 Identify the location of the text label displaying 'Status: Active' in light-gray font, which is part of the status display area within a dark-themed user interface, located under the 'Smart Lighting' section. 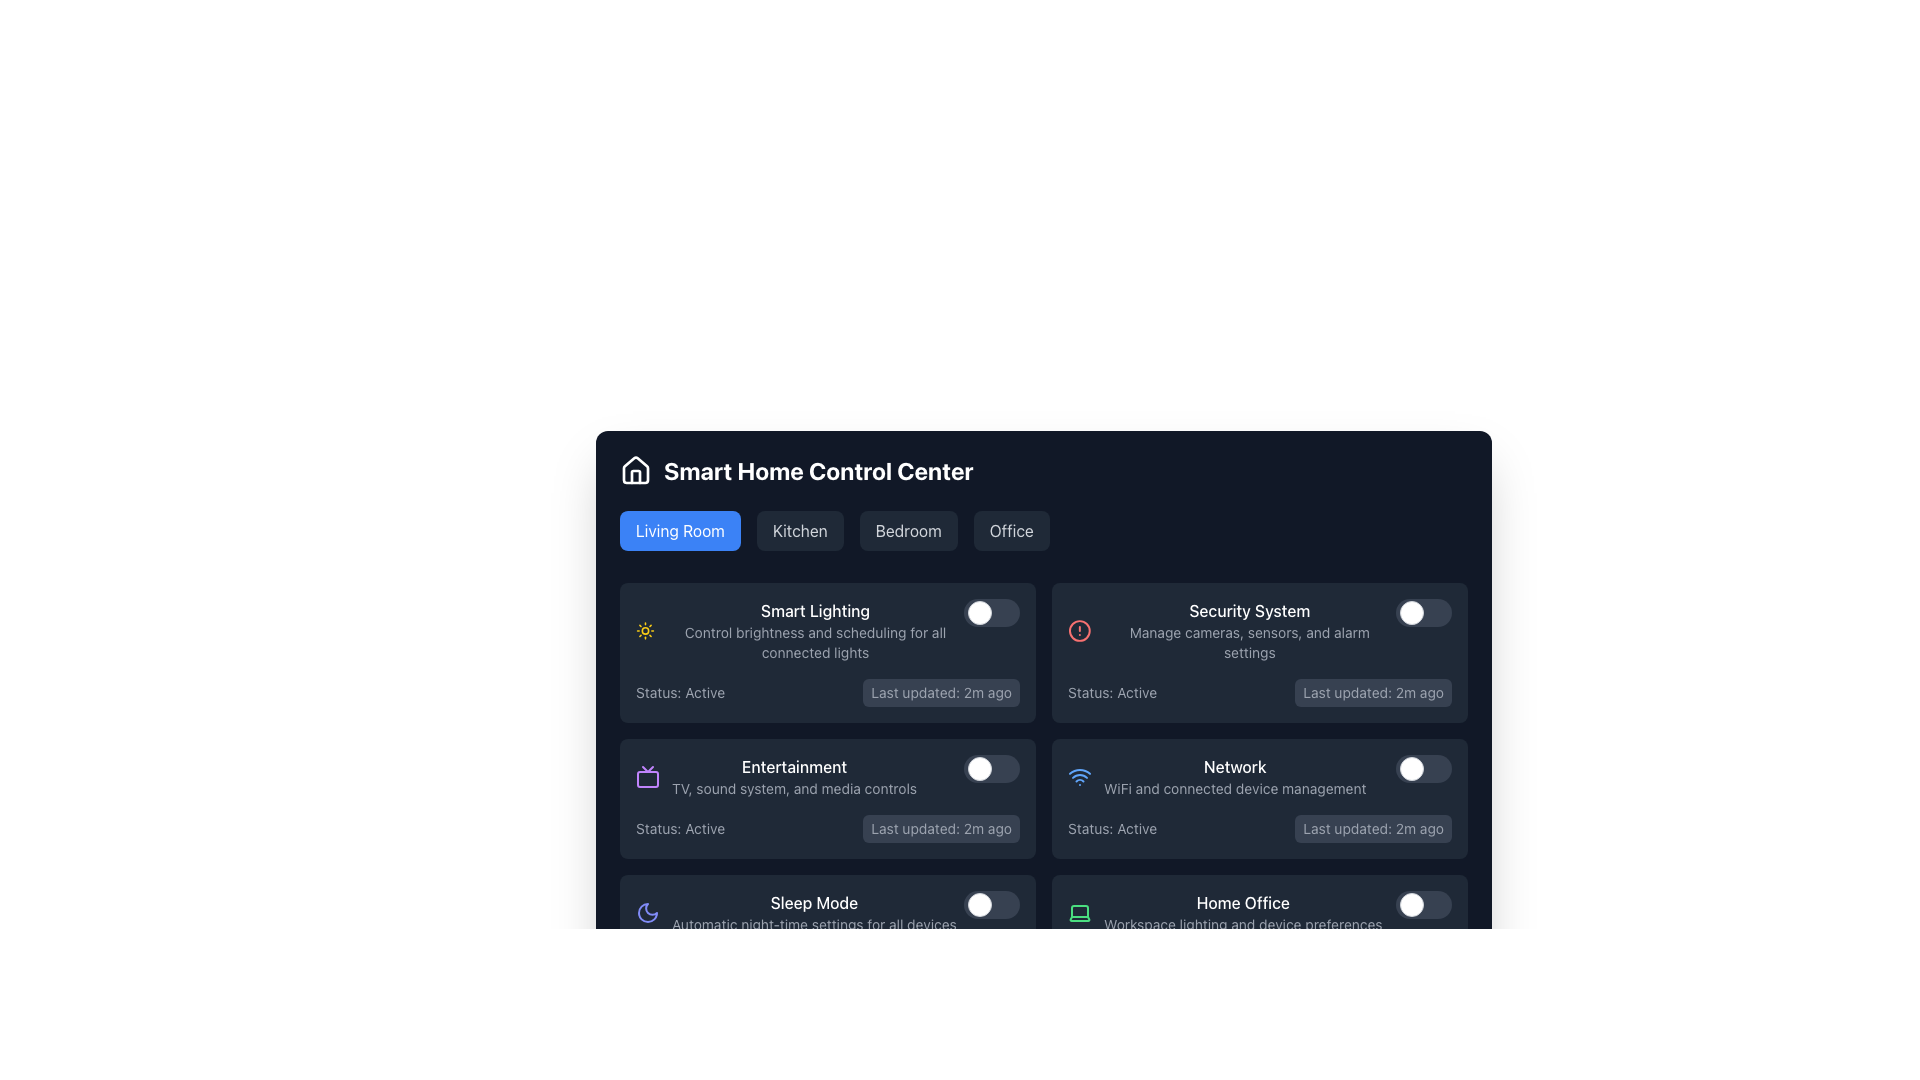
(680, 692).